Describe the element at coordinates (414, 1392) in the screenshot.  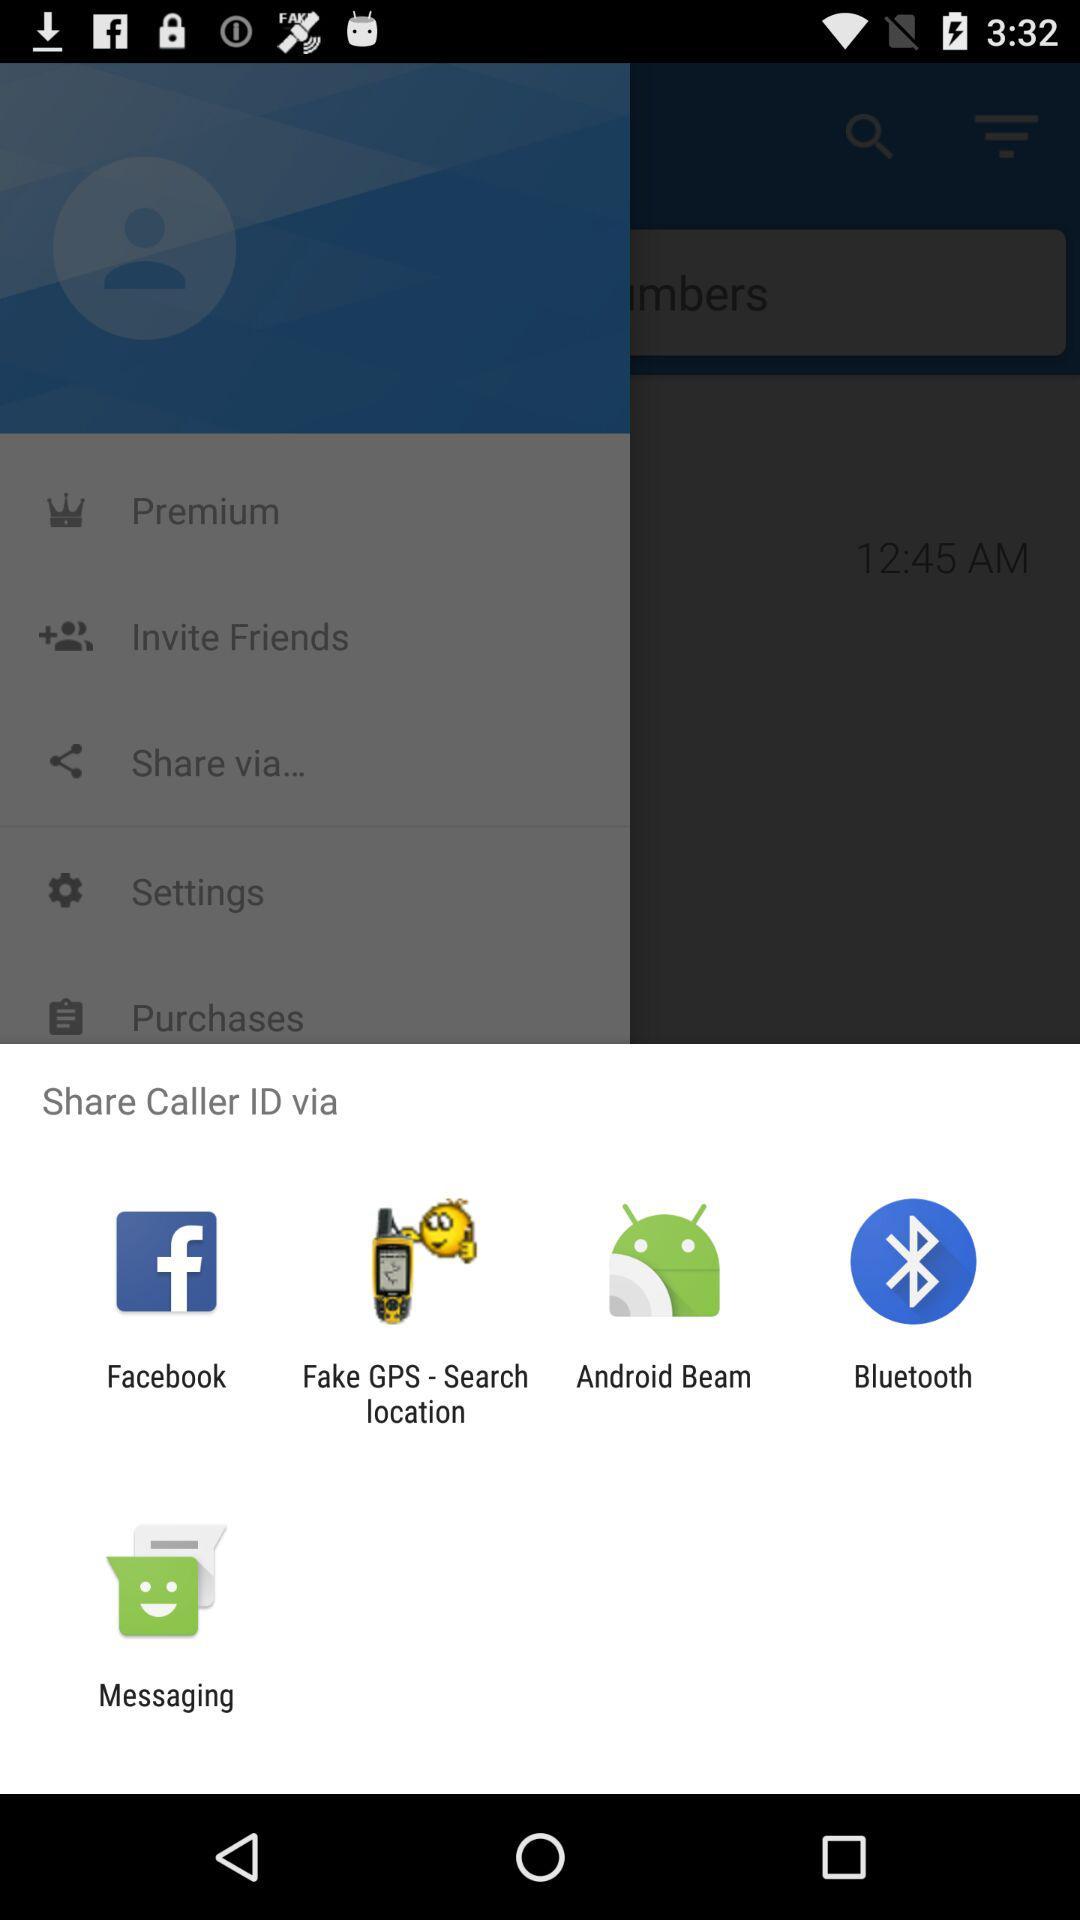
I see `fake gps search item` at that location.